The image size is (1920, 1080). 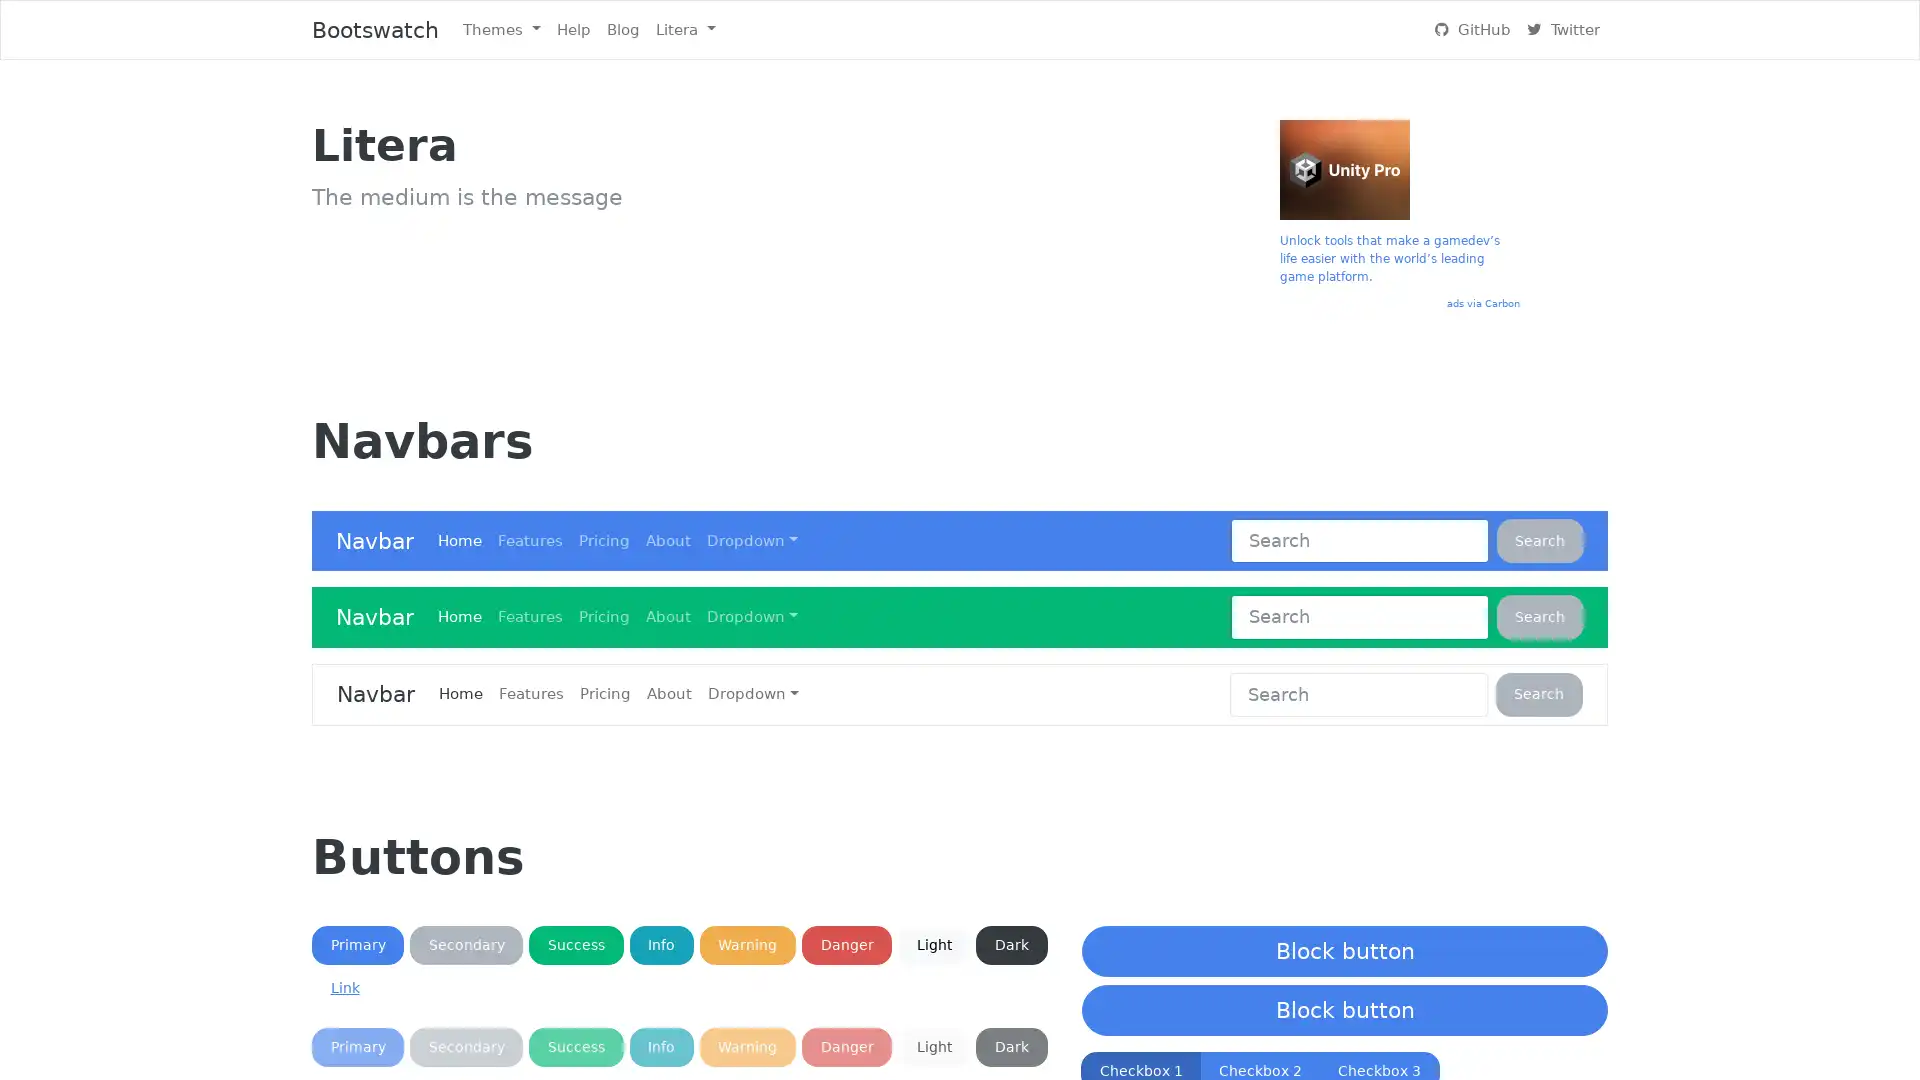 What do you see at coordinates (1011, 945) in the screenshot?
I see `Dark` at bounding box center [1011, 945].